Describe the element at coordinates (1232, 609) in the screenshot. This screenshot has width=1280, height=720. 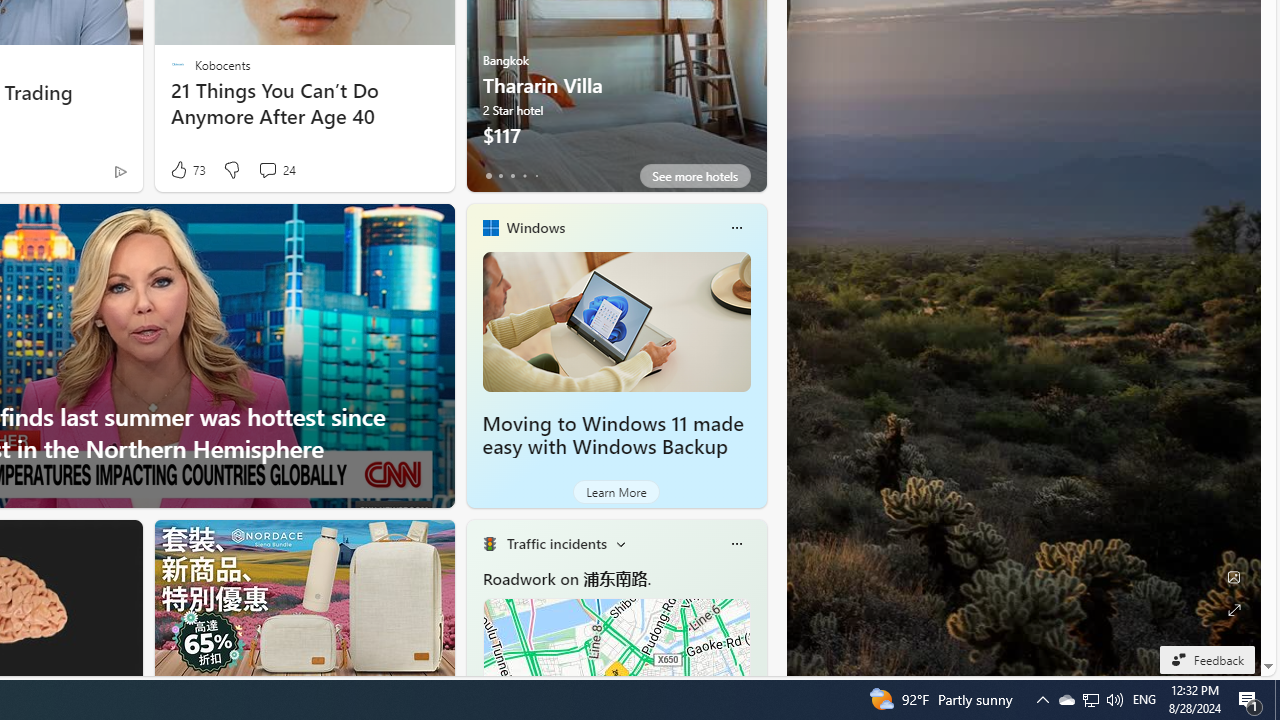
I see `'Expand background'` at that location.